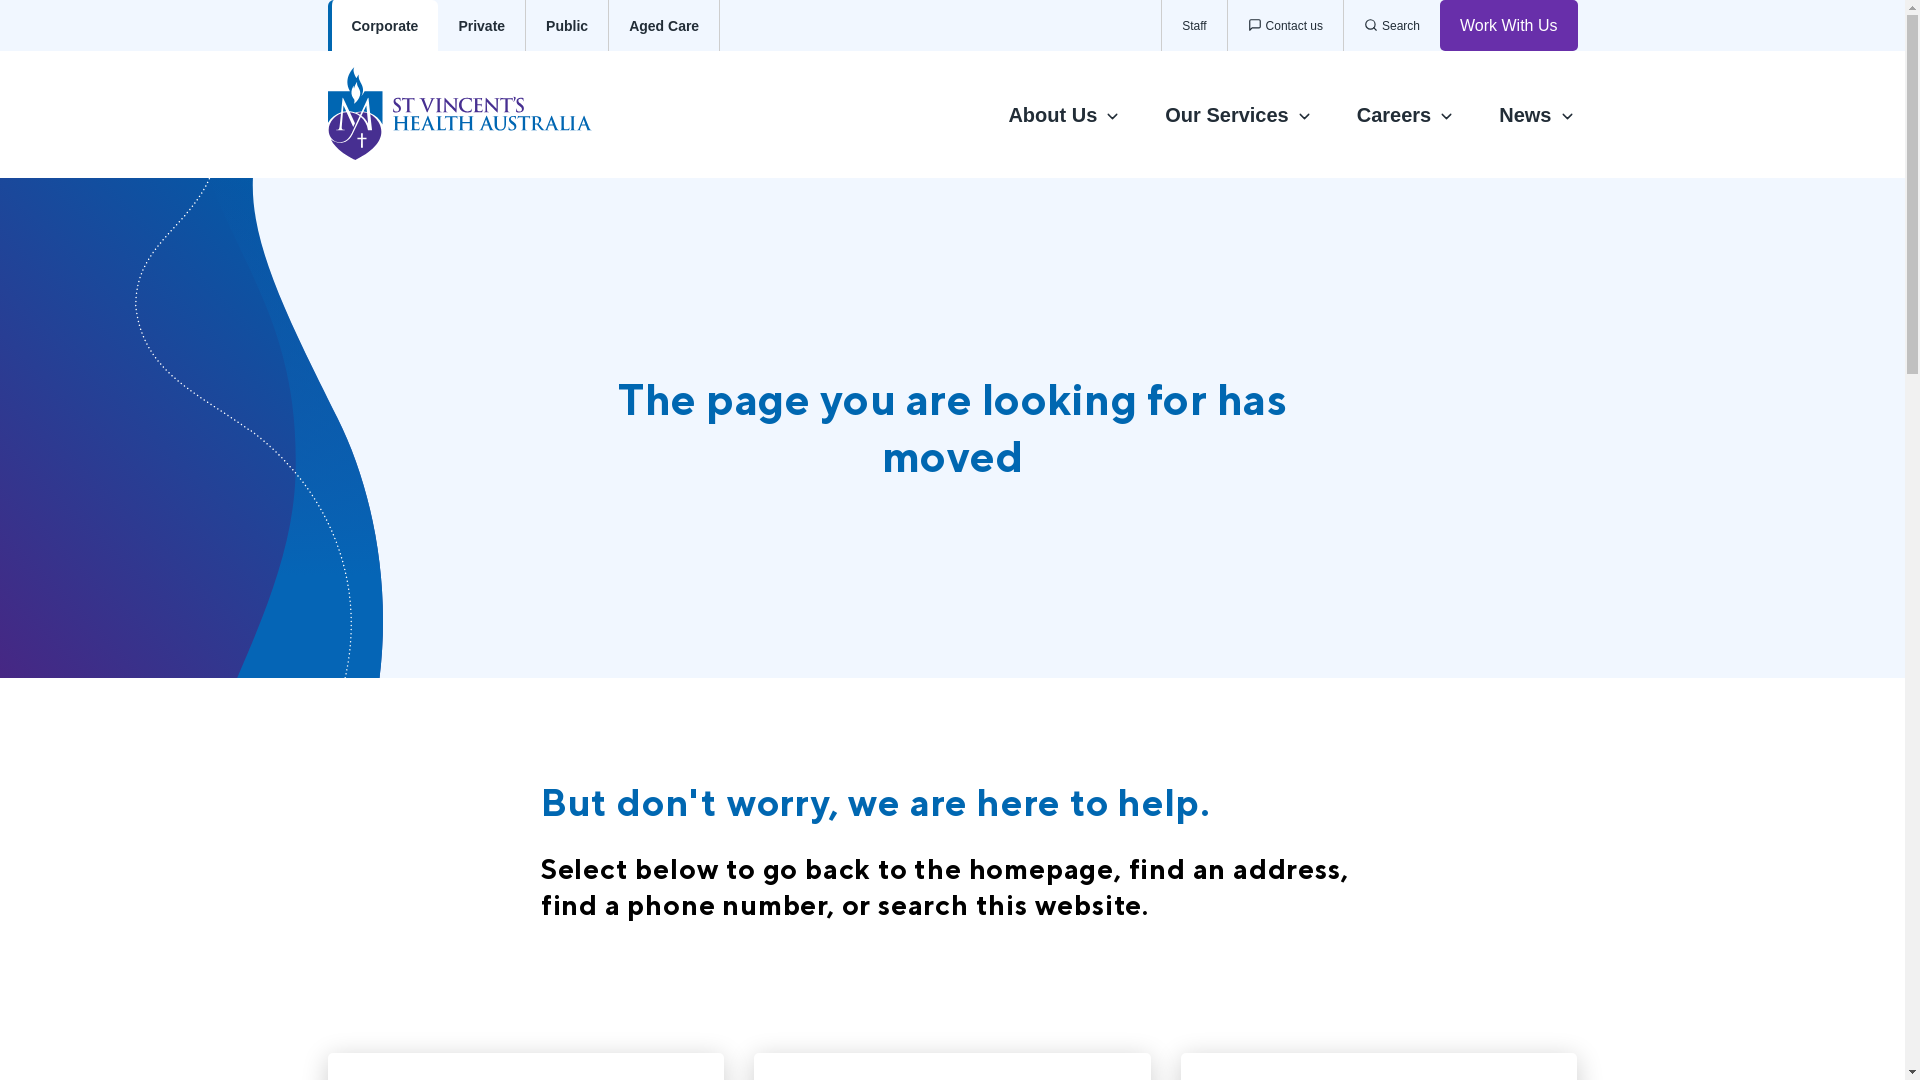 Image resolution: width=1920 pixels, height=1080 pixels. Describe the element at coordinates (480, 113) in the screenshot. I see `'St Vincents Health Australia'` at that location.